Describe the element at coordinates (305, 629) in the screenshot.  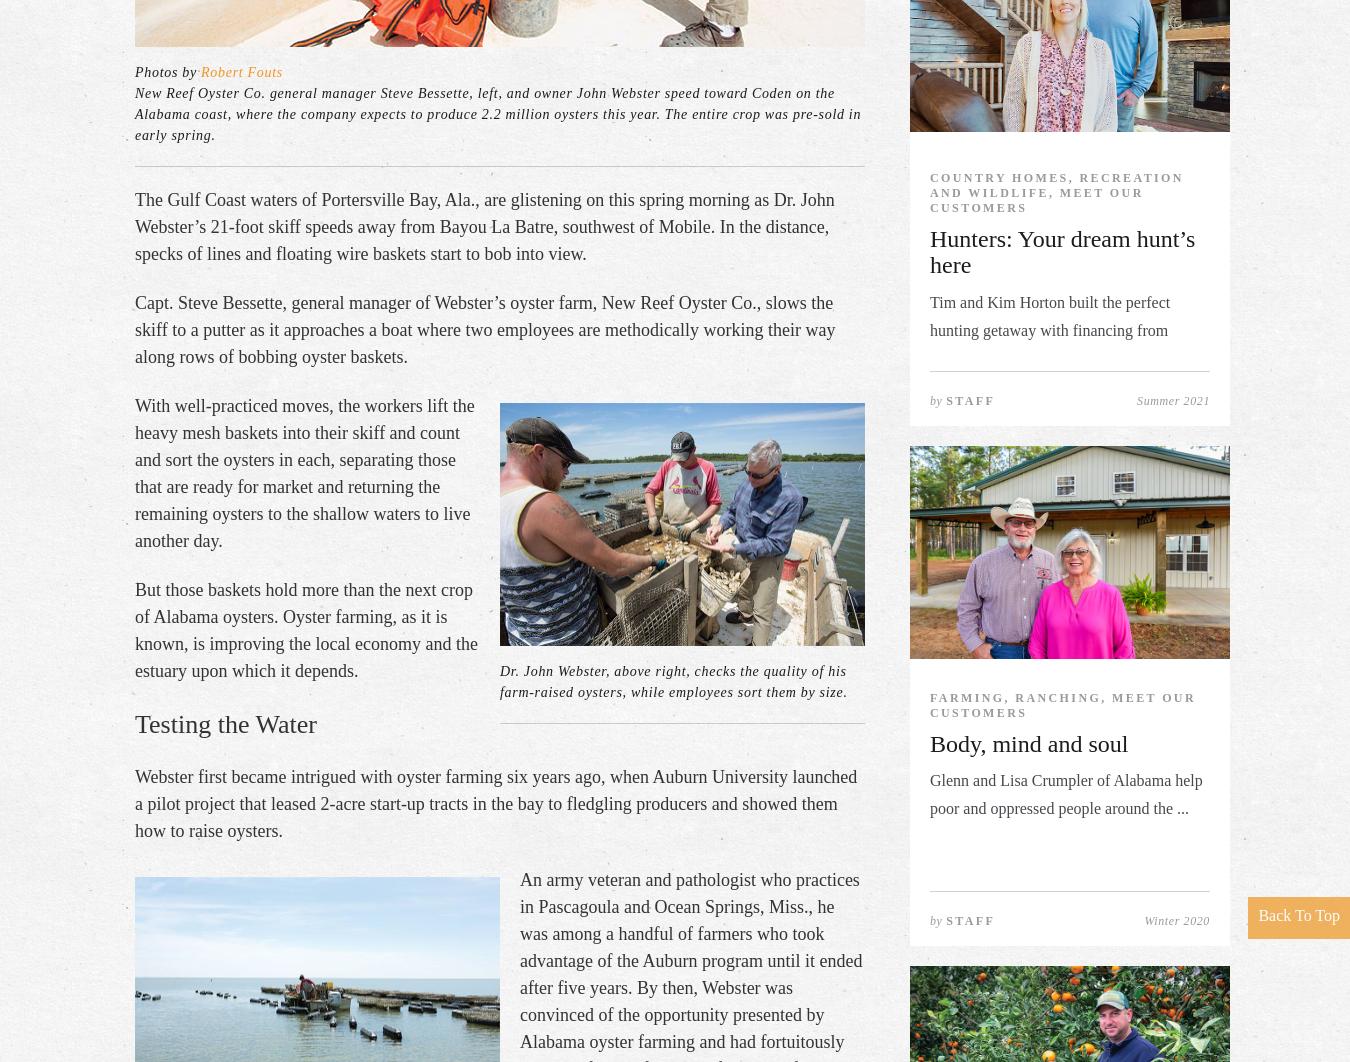
I see `'But those baskets hold more than the next crop of Alabama oysters. Oyster farming, as it is known, is improving the local economy and the estuary upon which it depends.'` at that location.